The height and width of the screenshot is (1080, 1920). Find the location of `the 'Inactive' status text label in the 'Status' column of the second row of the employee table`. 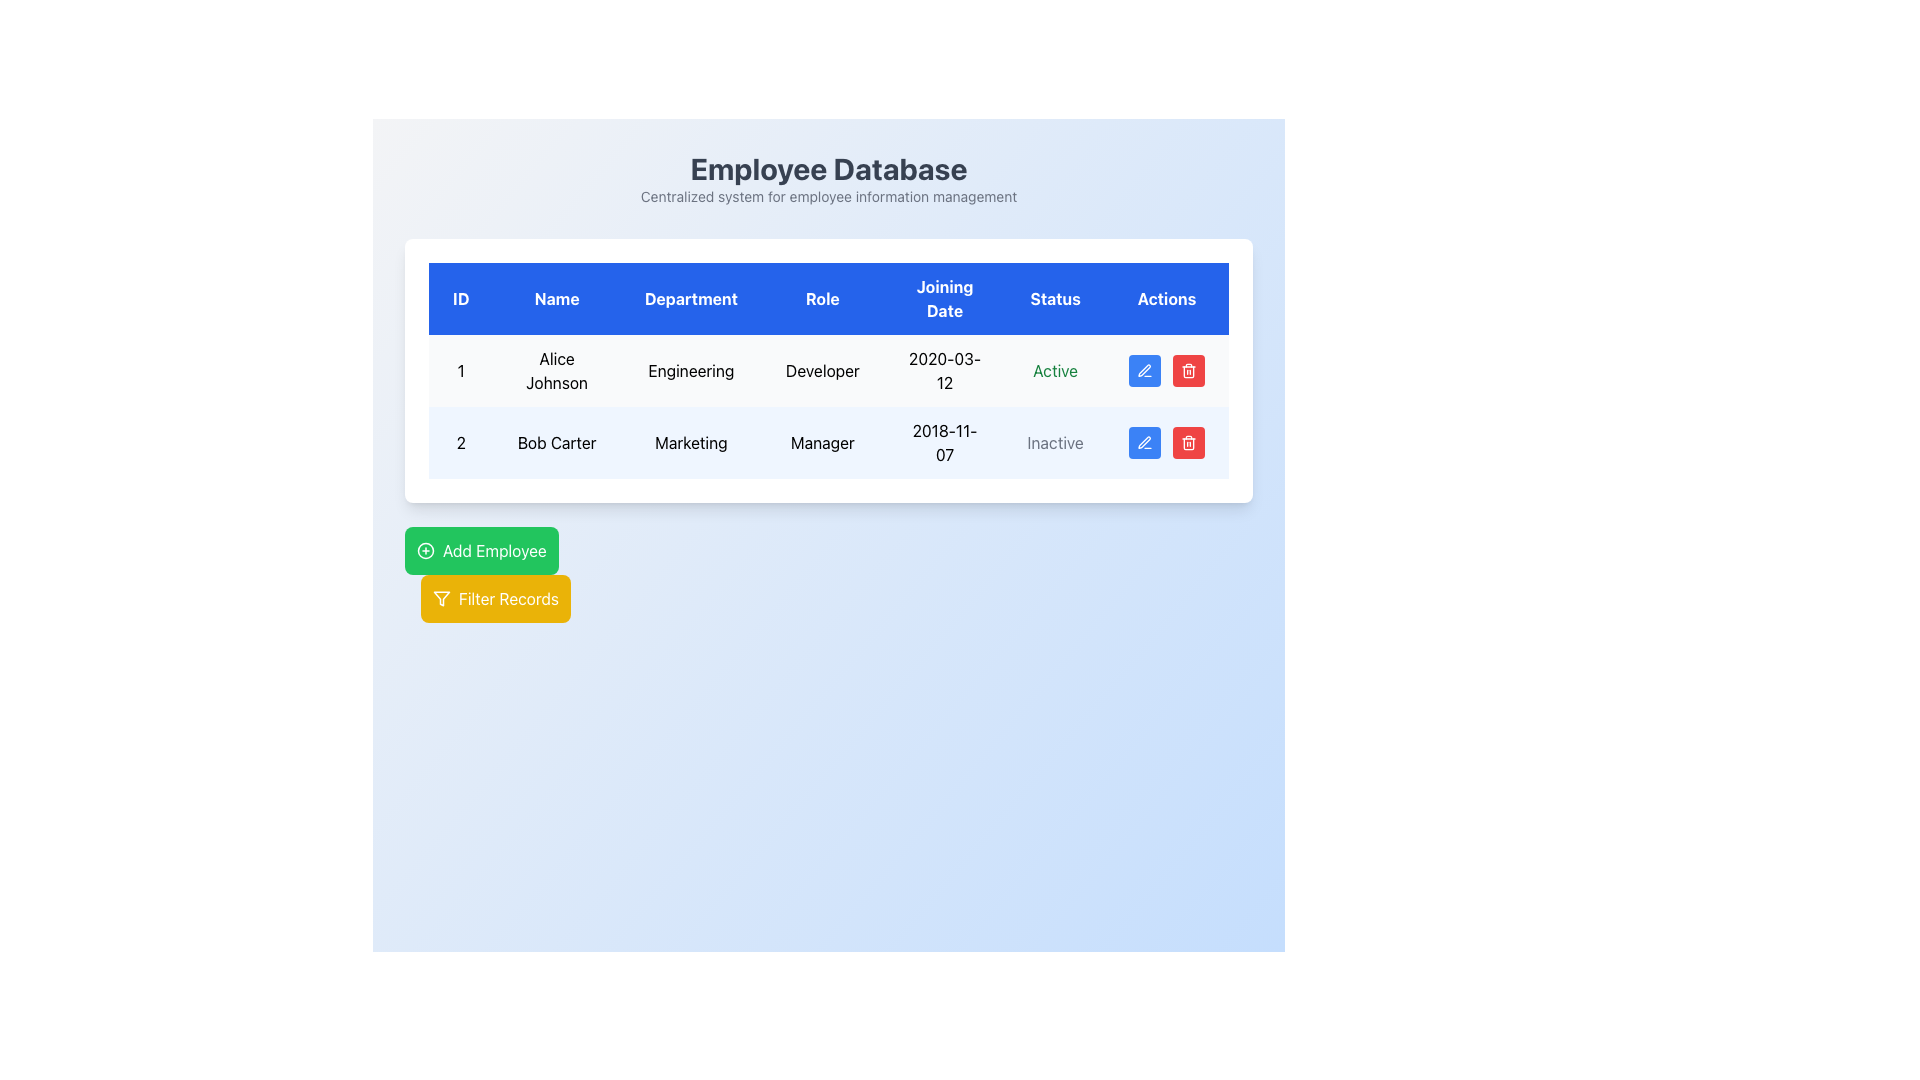

the 'Inactive' status text label in the 'Status' column of the second row of the employee table is located at coordinates (1054, 442).